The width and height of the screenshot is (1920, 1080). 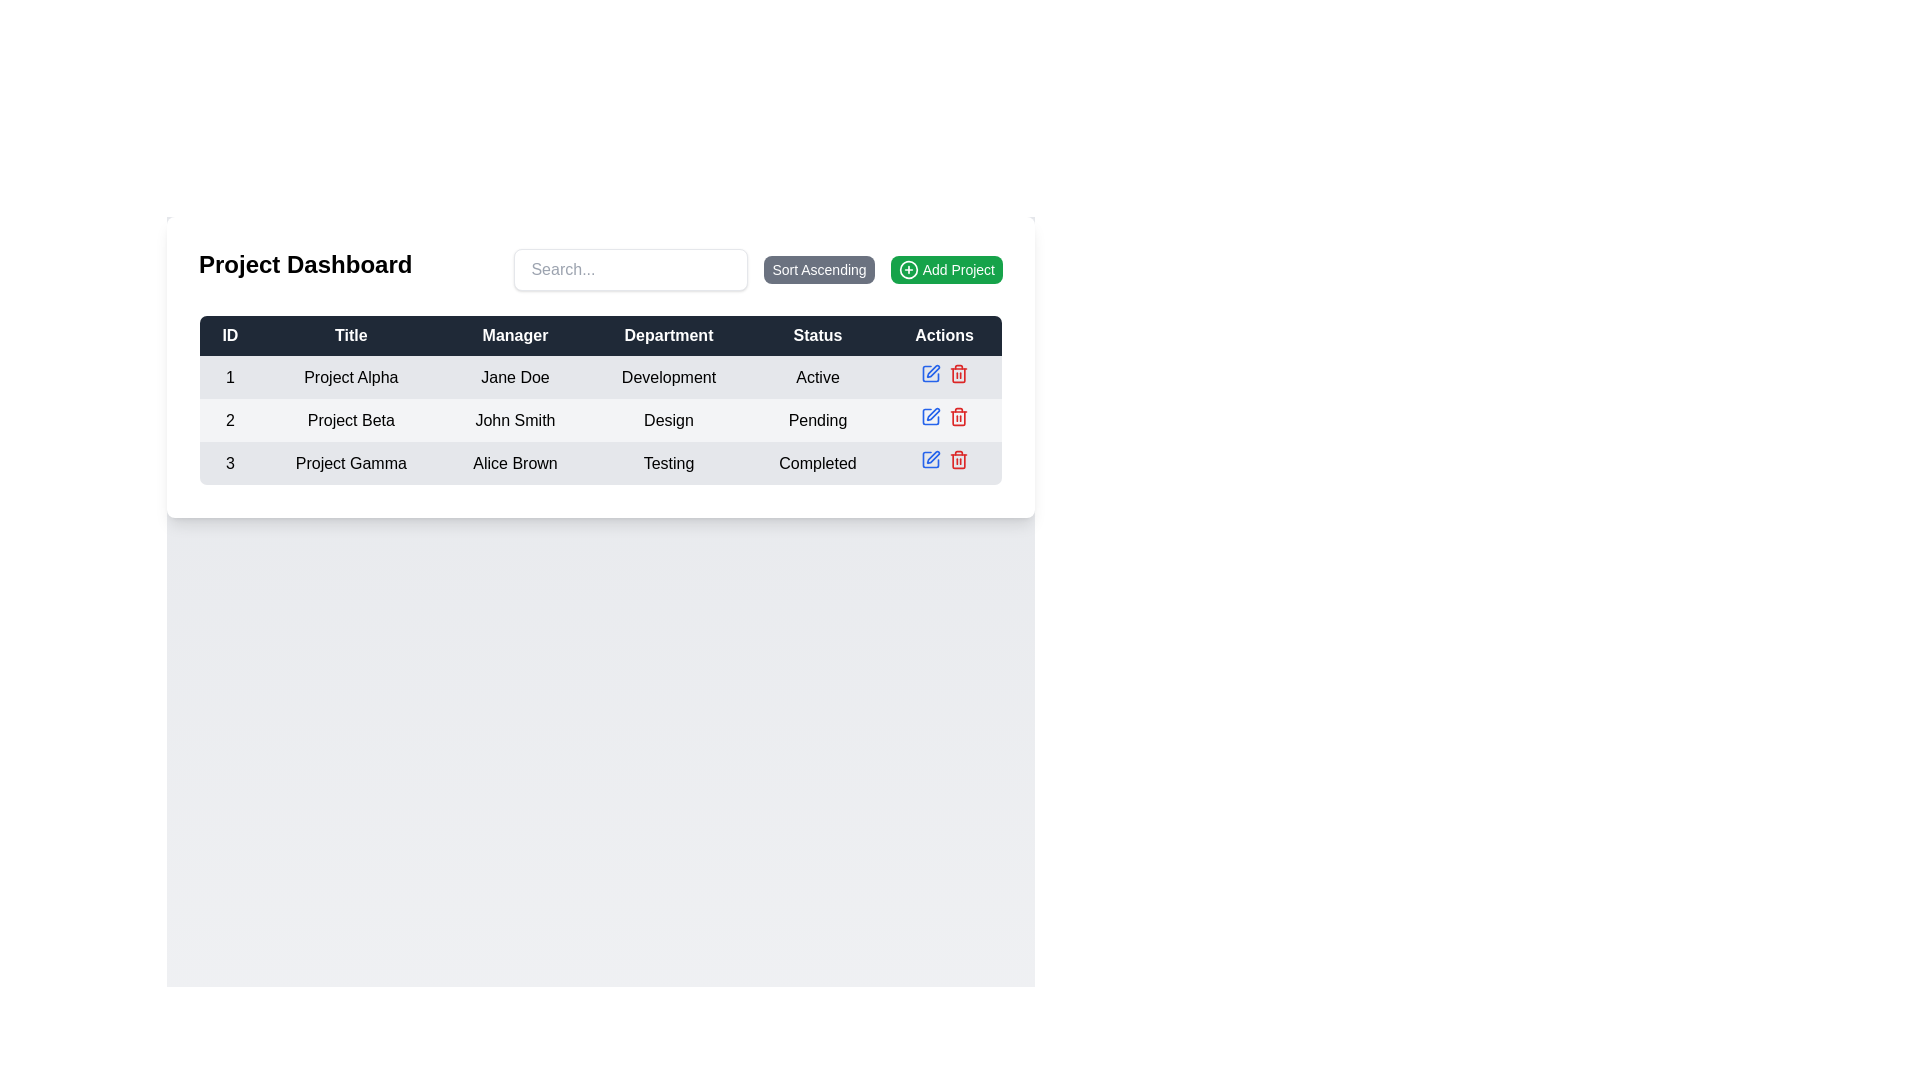 I want to click on the text label representing the manager's name in the third column of the first row of the project table, so click(x=515, y=377).